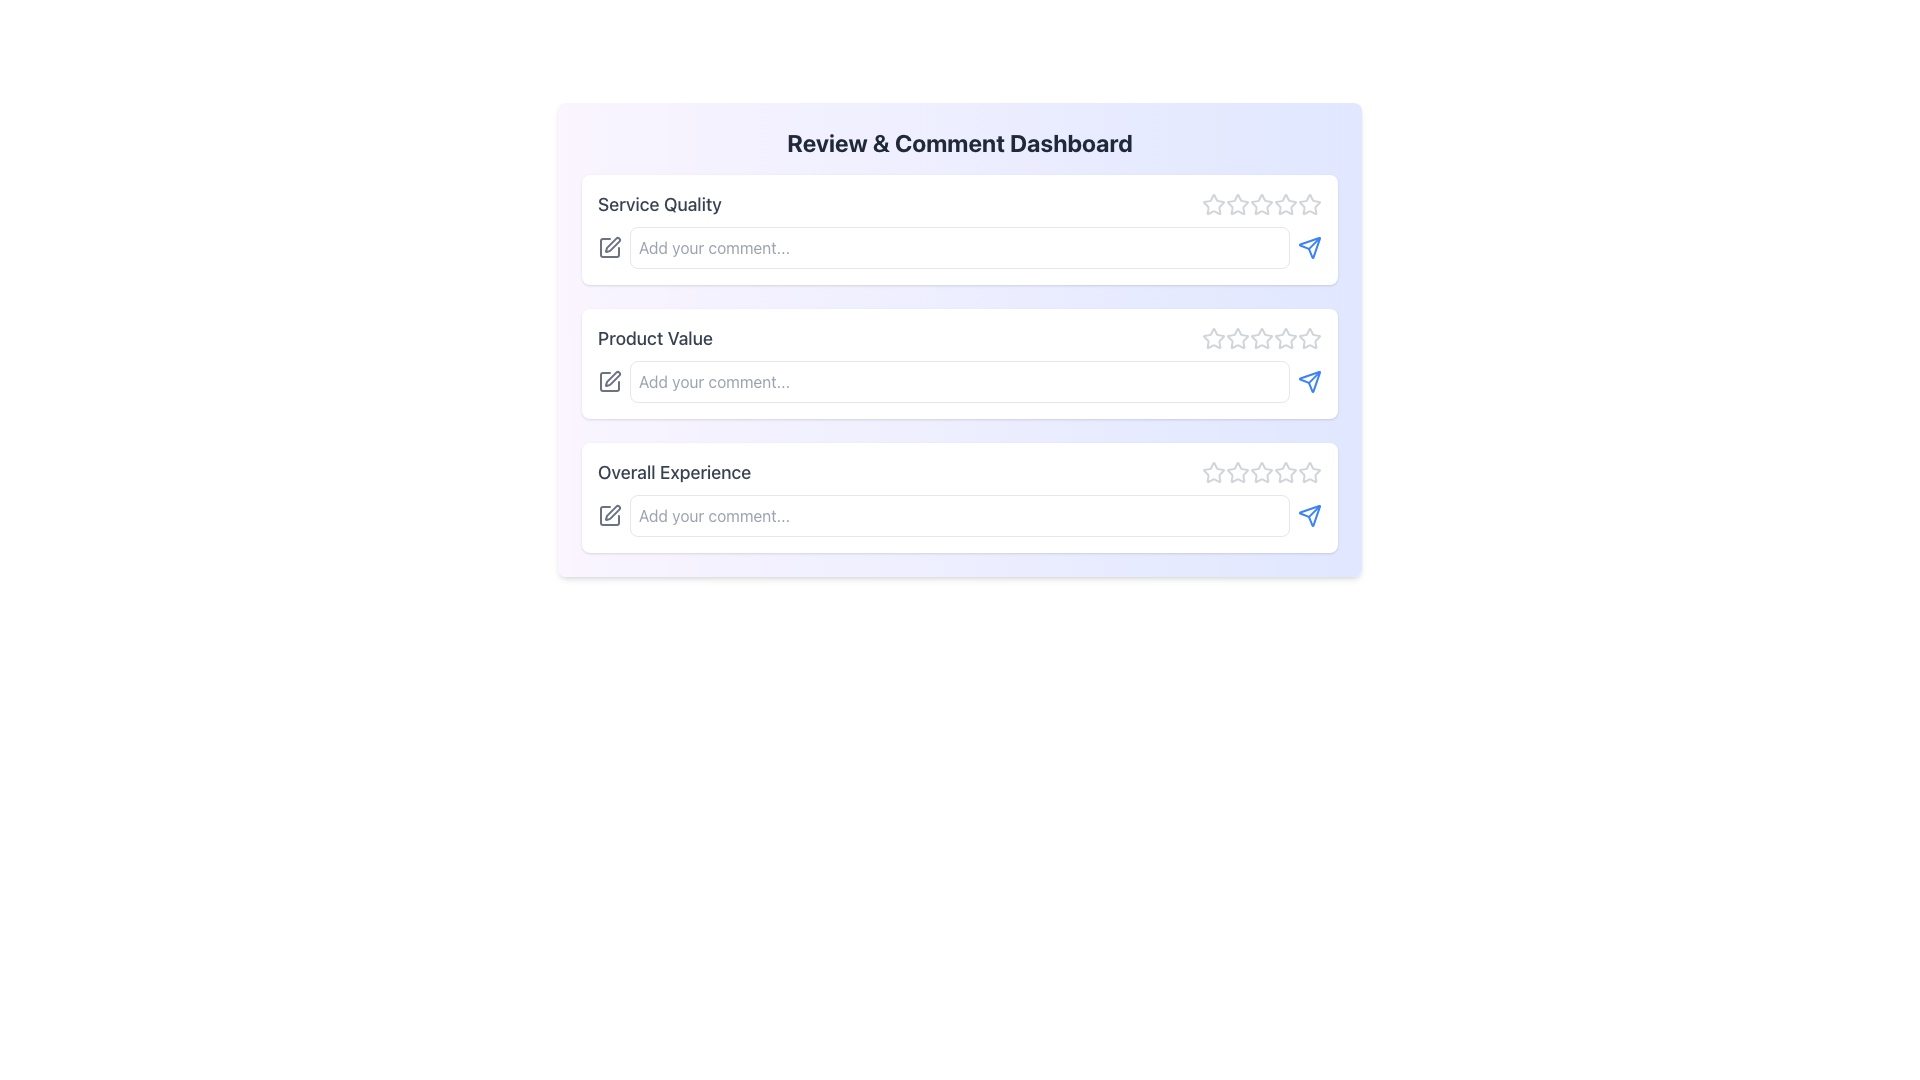  What do you see at coordinates (1213, 472) in the screenshot?
I see `the first star icon in the rating system to rate the 'Overall Experience'` at bounding box center [1213, 472].